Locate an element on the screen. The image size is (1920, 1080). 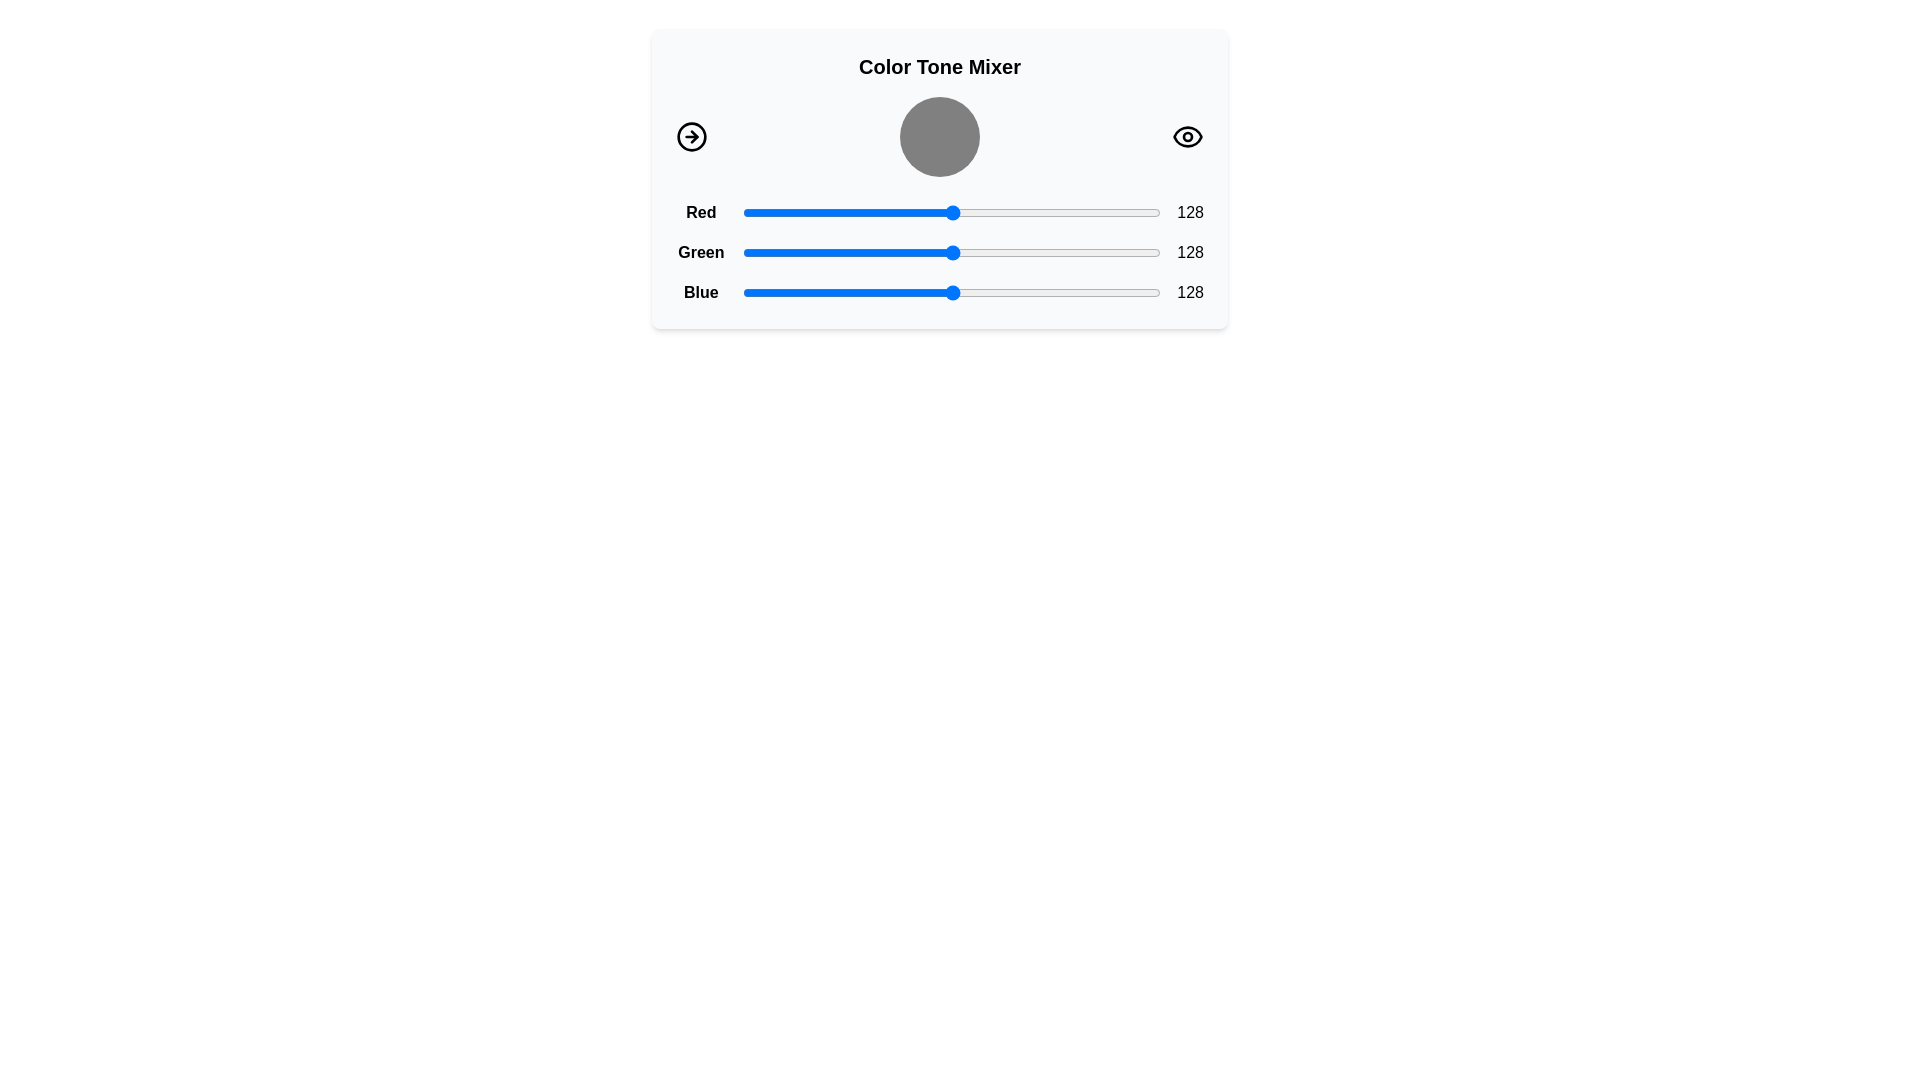
the red component is located at coordinates (810, 212).